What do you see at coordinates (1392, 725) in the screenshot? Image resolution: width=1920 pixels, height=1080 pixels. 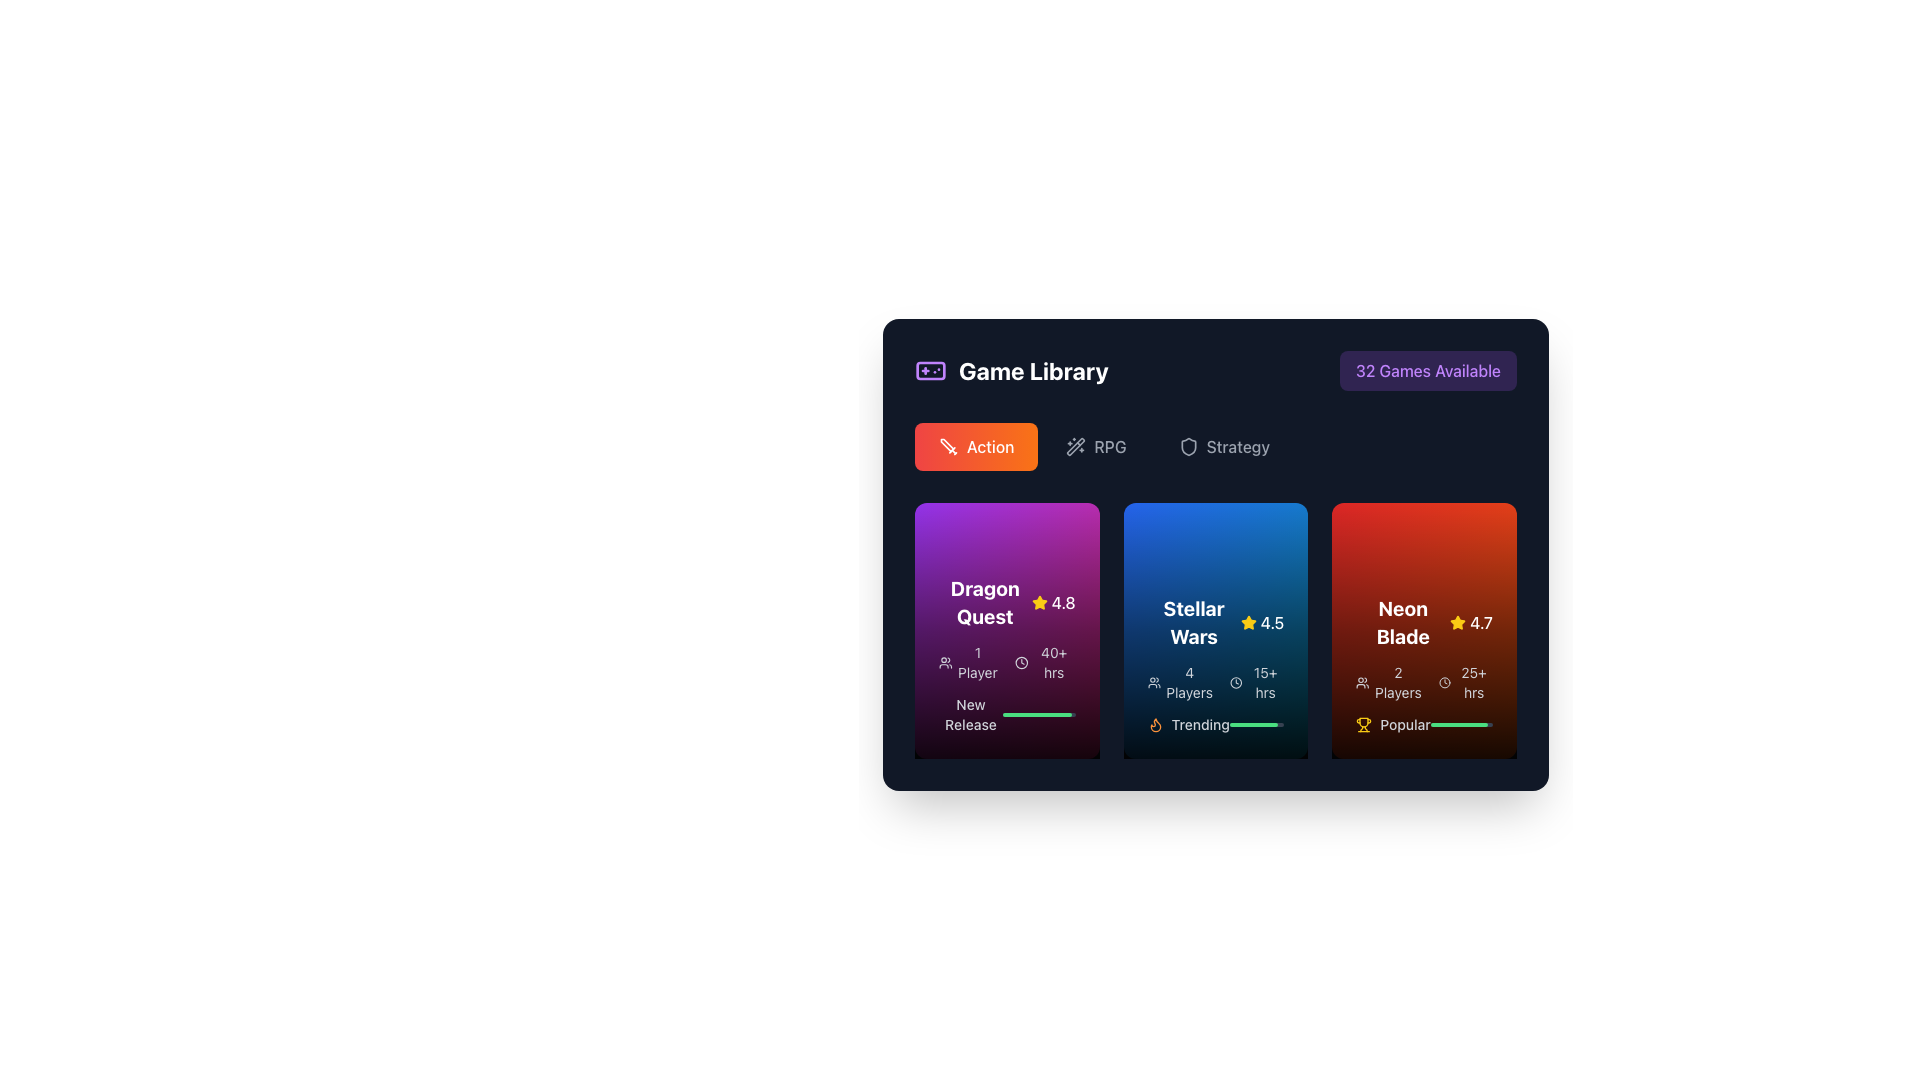 I see `the 'Popular' label with a trophy icon, which is located in the bottom section of the 'Neon Blade' card on the rightmost side, below player count and playtime statistics` at bounding box center [1392, 725].